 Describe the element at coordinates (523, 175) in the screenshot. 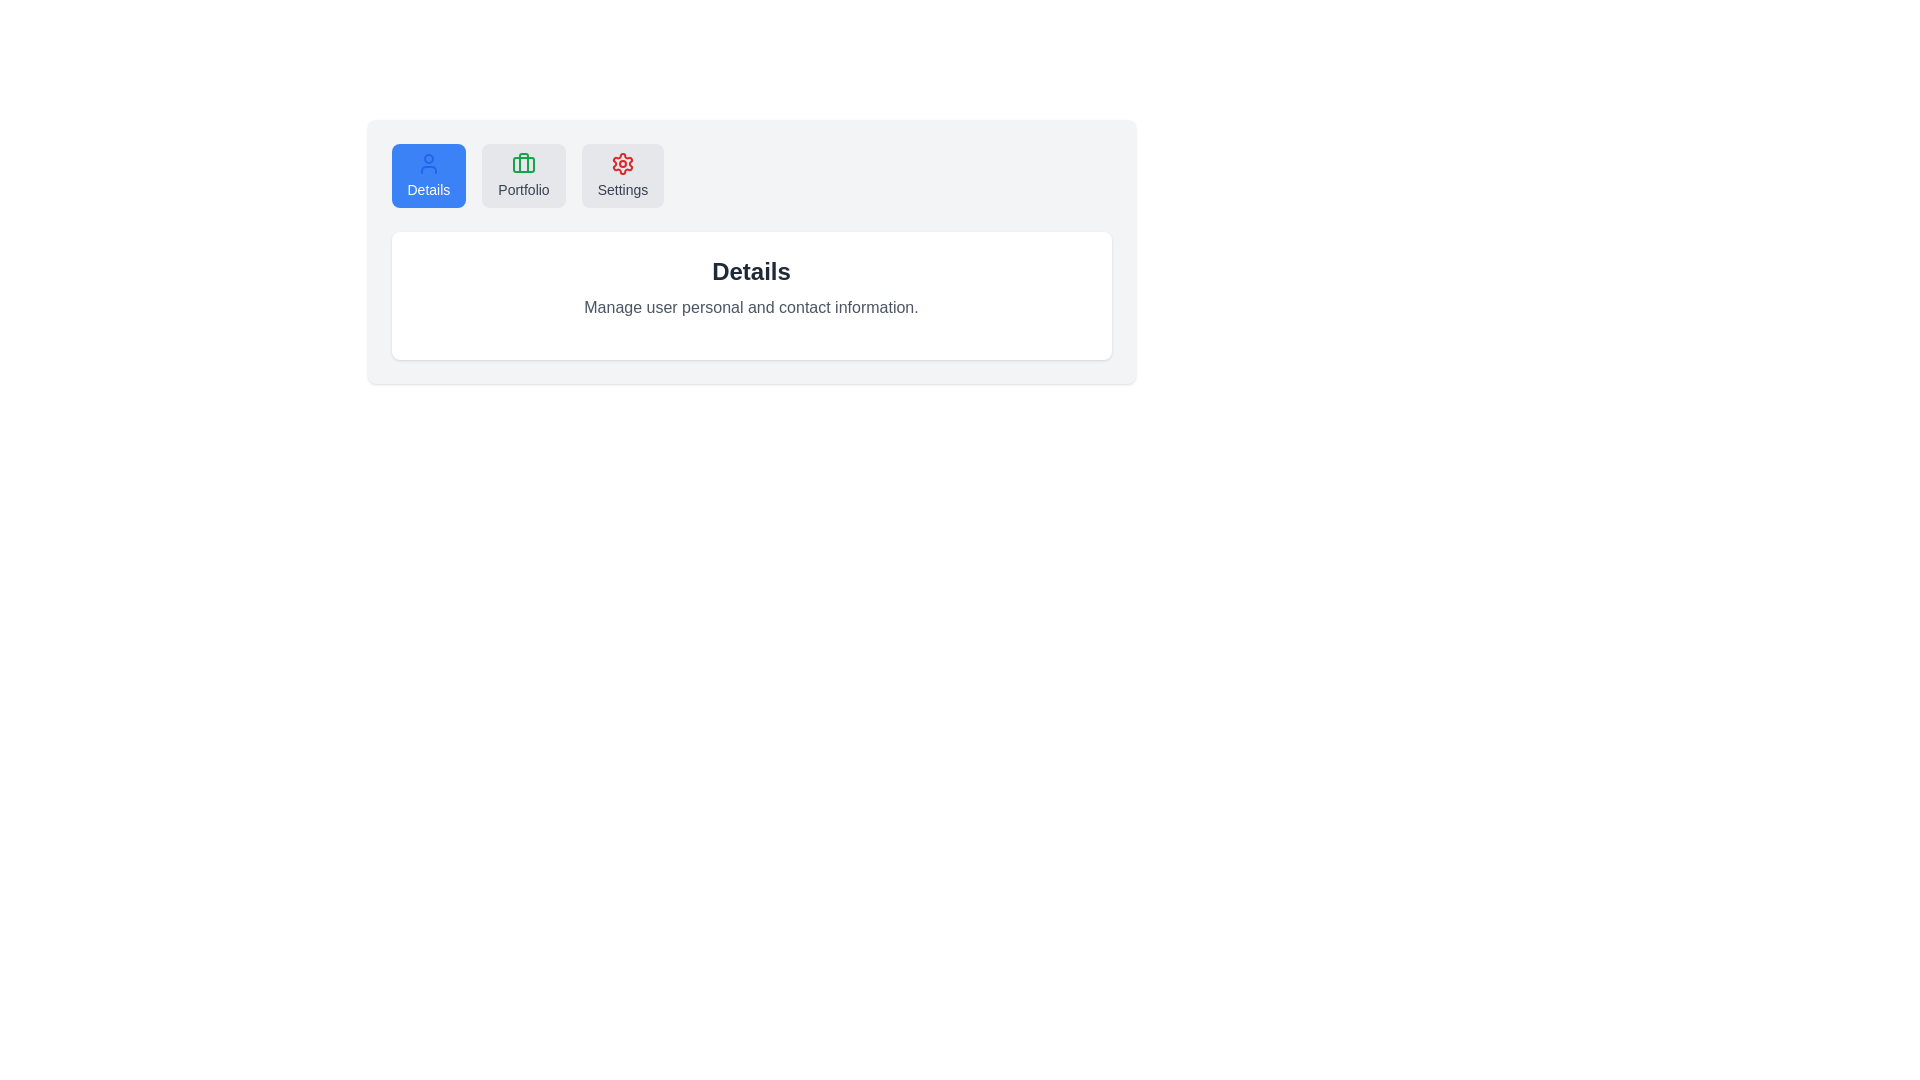

I see `the Portfolio tab` at that location.